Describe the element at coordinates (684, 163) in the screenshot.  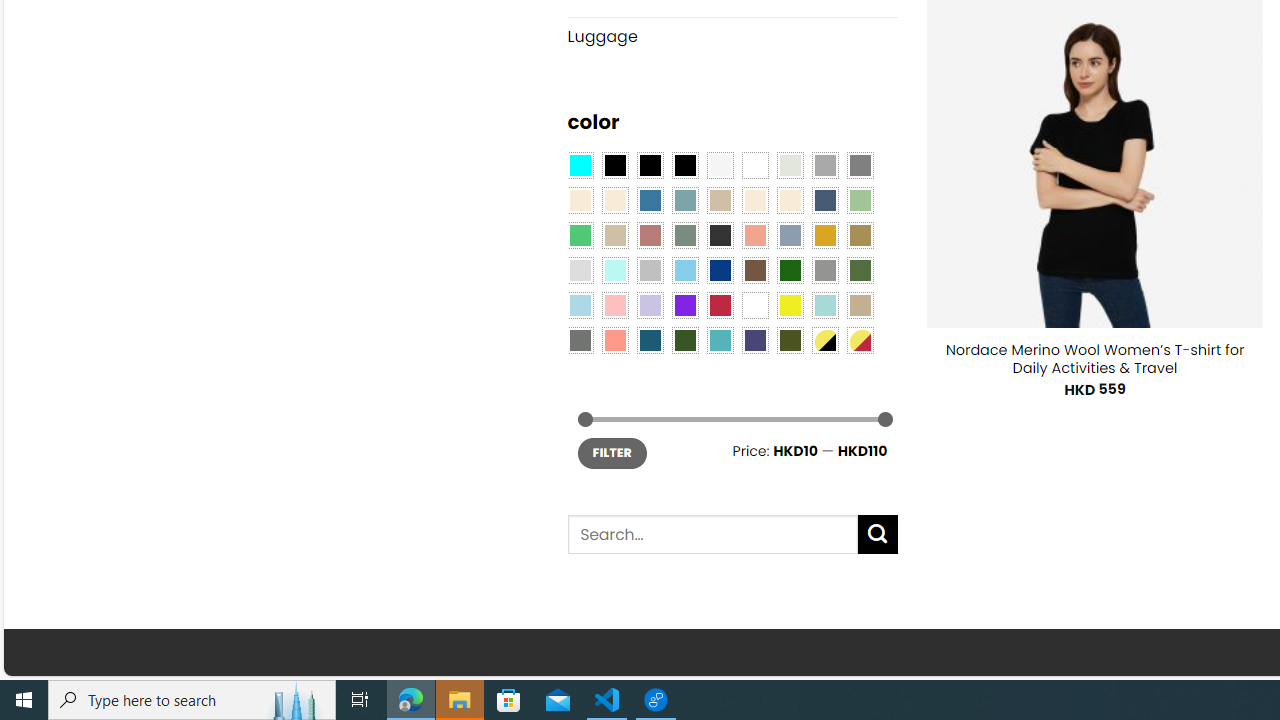
I see `'Black-Brown'` at that location.